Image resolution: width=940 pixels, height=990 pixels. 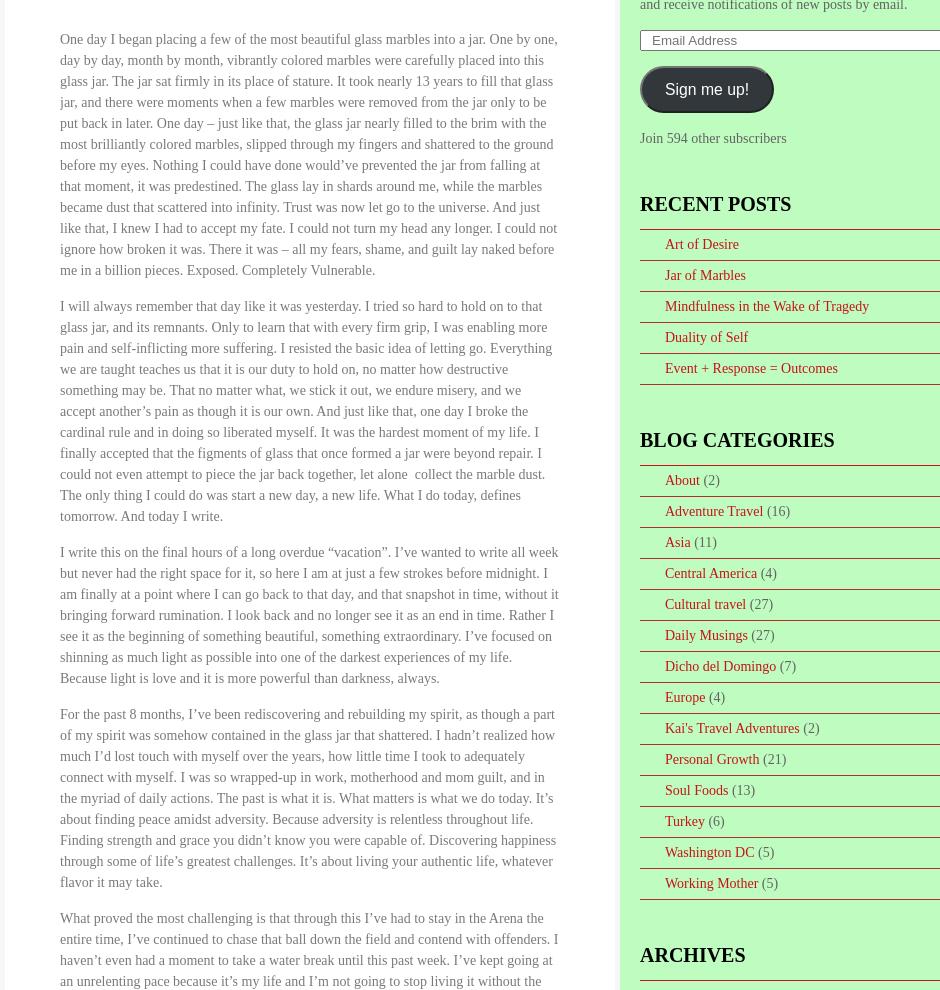 I want to click on 'Blog Categories', so click(x=736, y=438).